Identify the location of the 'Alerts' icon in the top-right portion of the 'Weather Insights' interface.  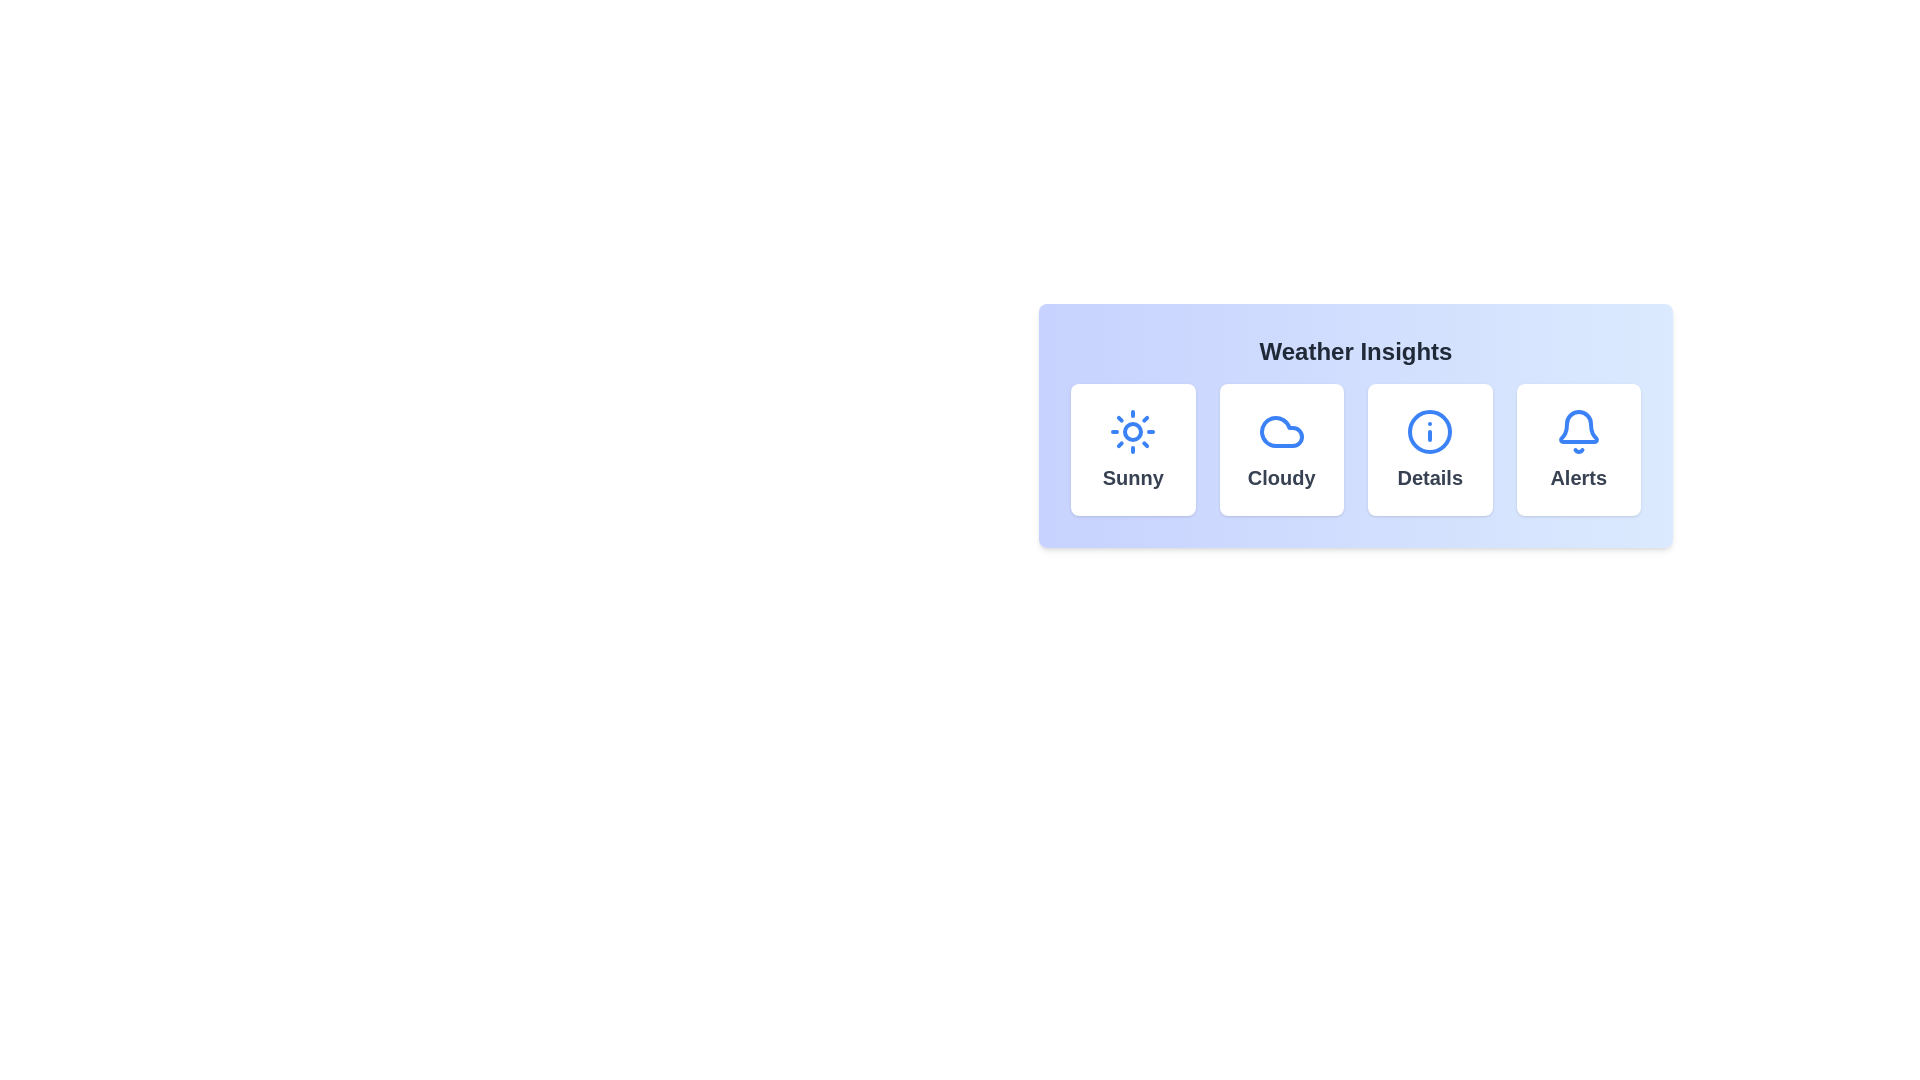
(1577, 426).